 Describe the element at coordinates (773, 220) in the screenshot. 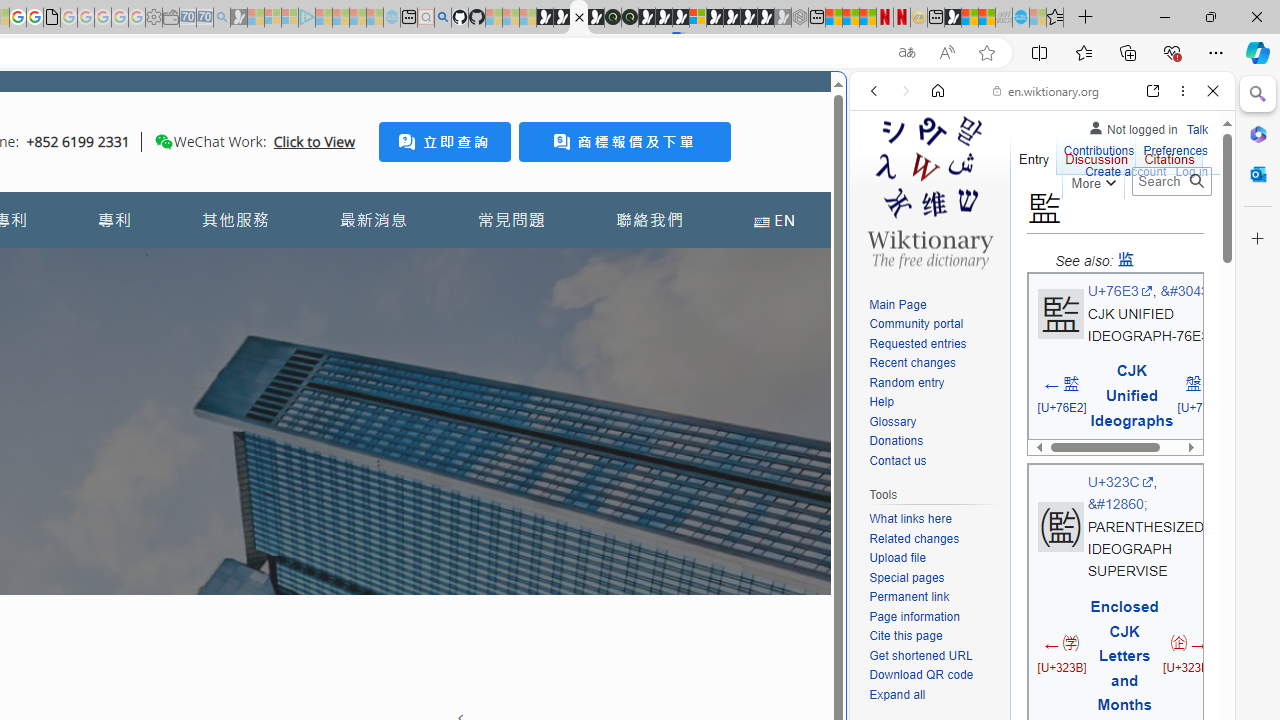

I see `'EN'` at that location.